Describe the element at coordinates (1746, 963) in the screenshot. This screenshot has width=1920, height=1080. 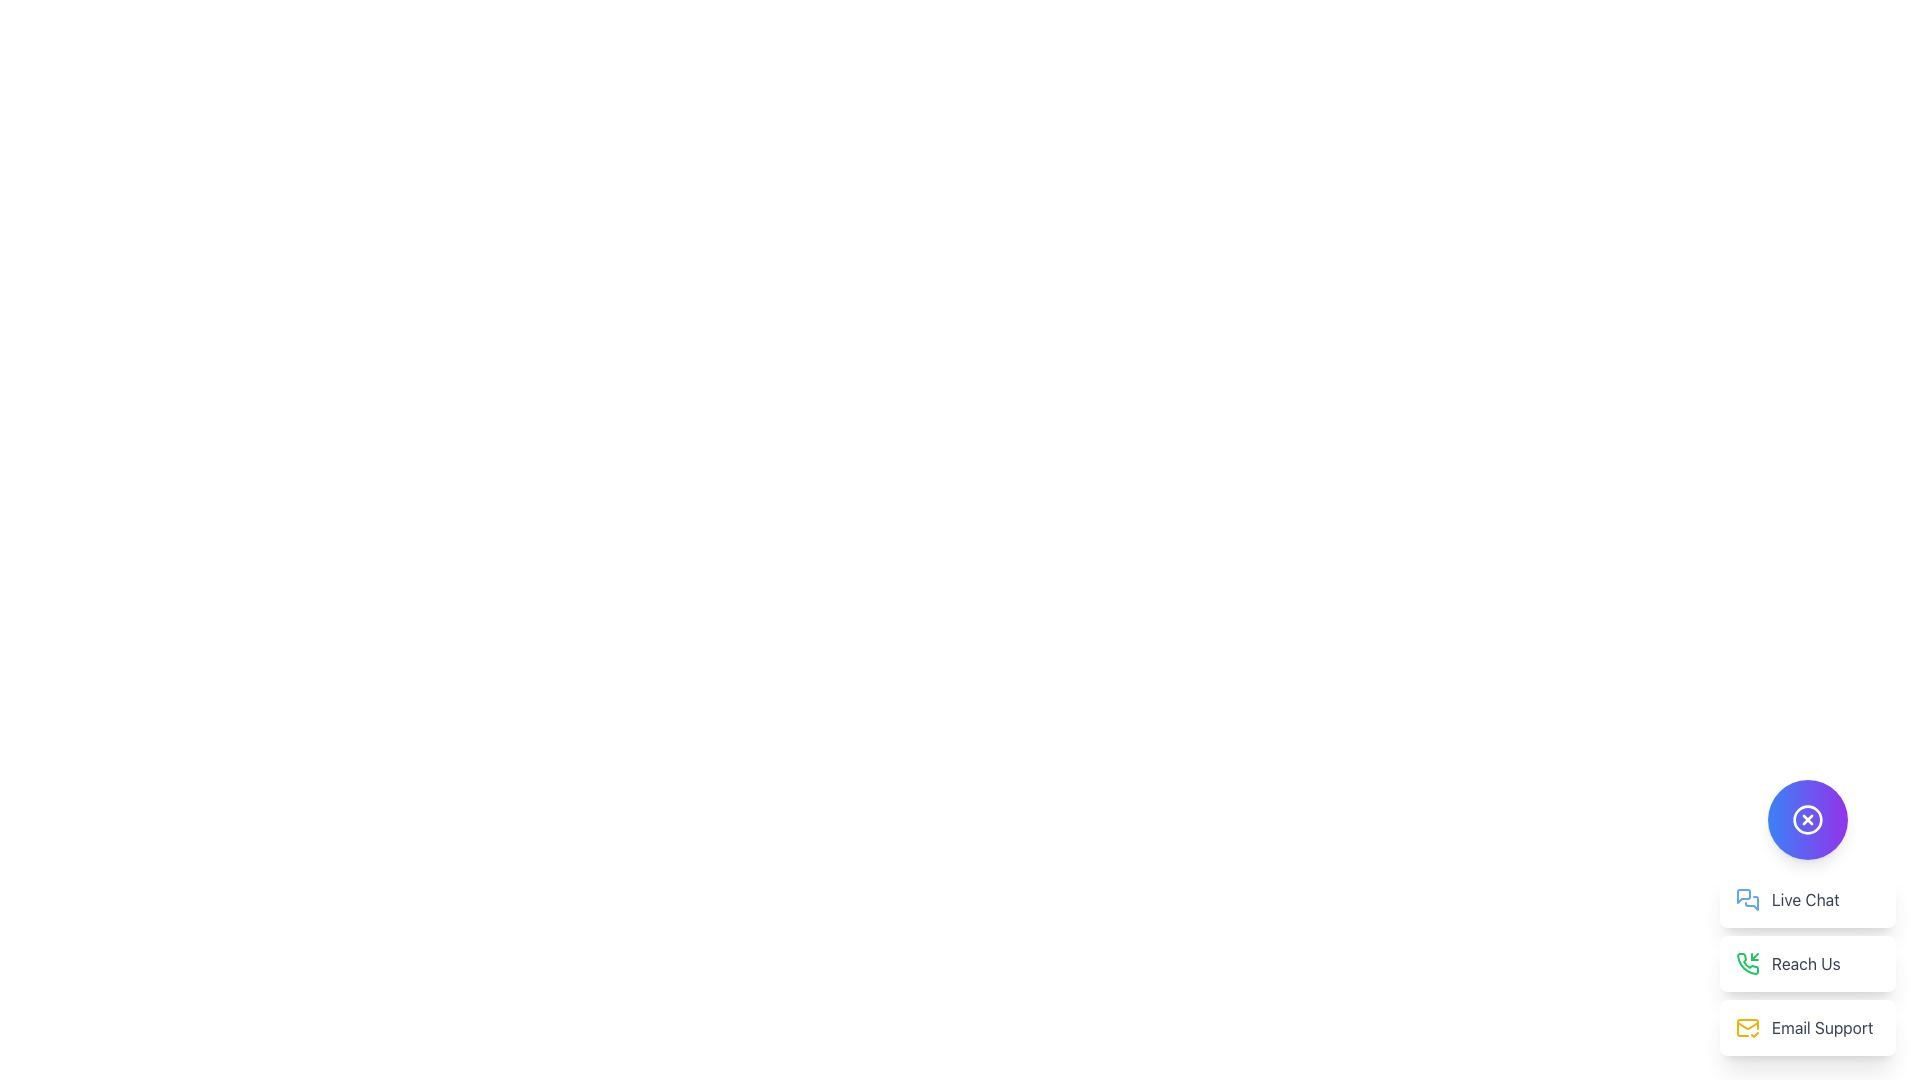
I see `the phone icon with an incoming arrow, styled in green, located inside the 'Reach Us' button` at that location.